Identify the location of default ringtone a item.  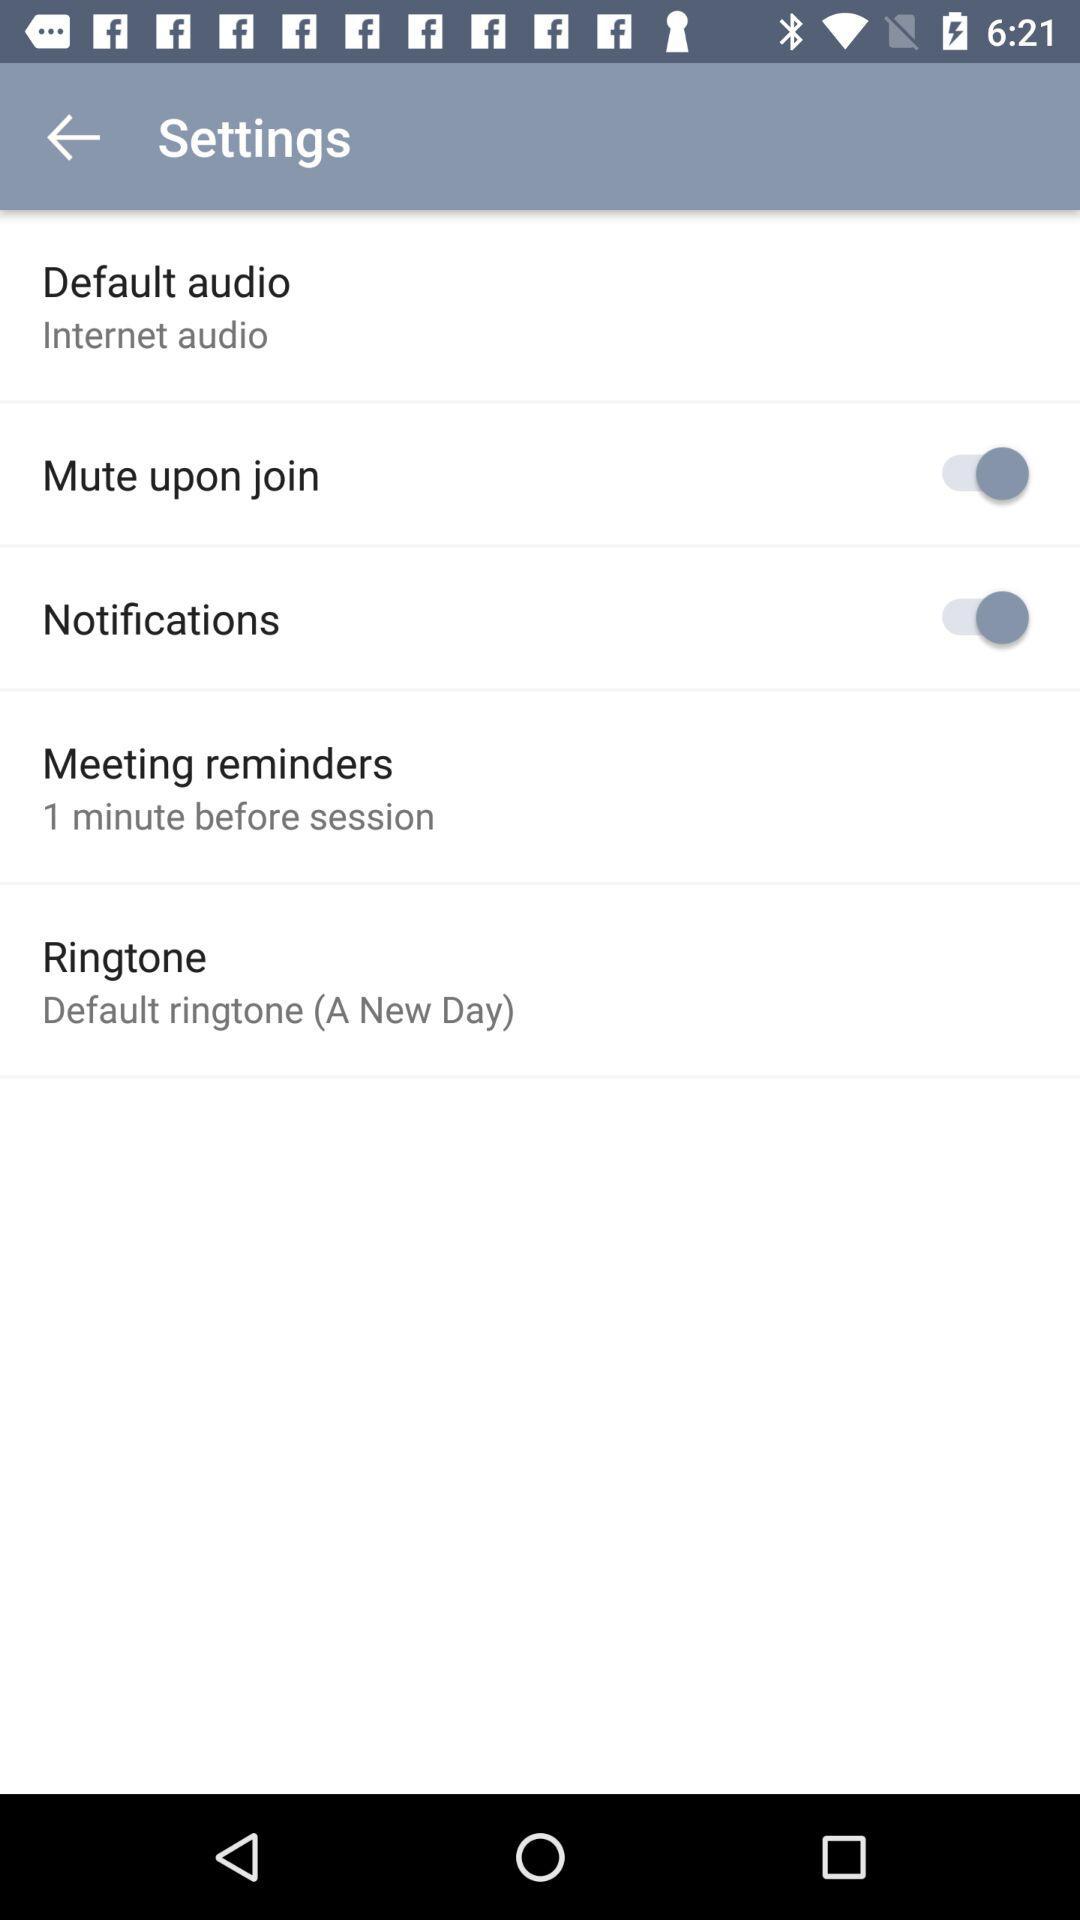
(278, 1008).